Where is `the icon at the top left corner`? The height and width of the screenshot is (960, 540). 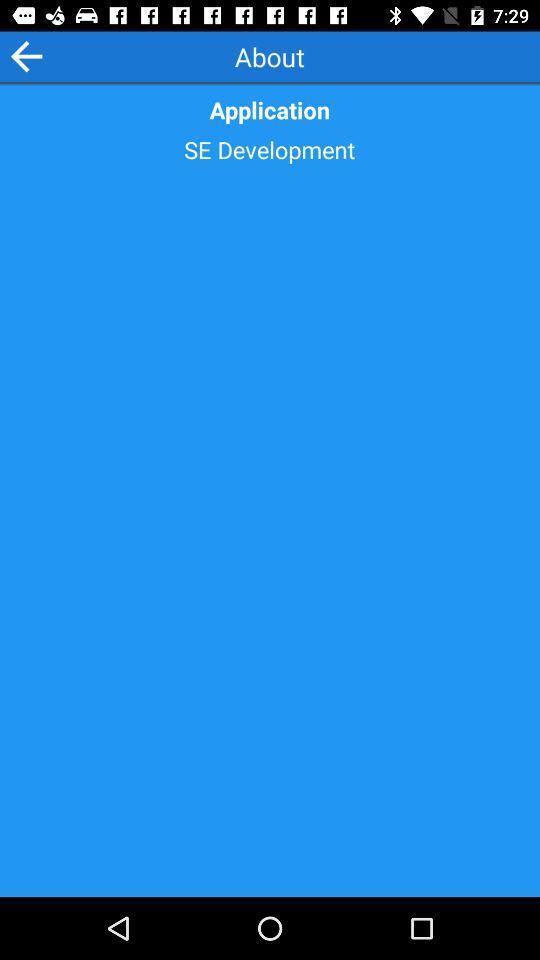
the icon at the top left corner is located at coordinates (25, 55).